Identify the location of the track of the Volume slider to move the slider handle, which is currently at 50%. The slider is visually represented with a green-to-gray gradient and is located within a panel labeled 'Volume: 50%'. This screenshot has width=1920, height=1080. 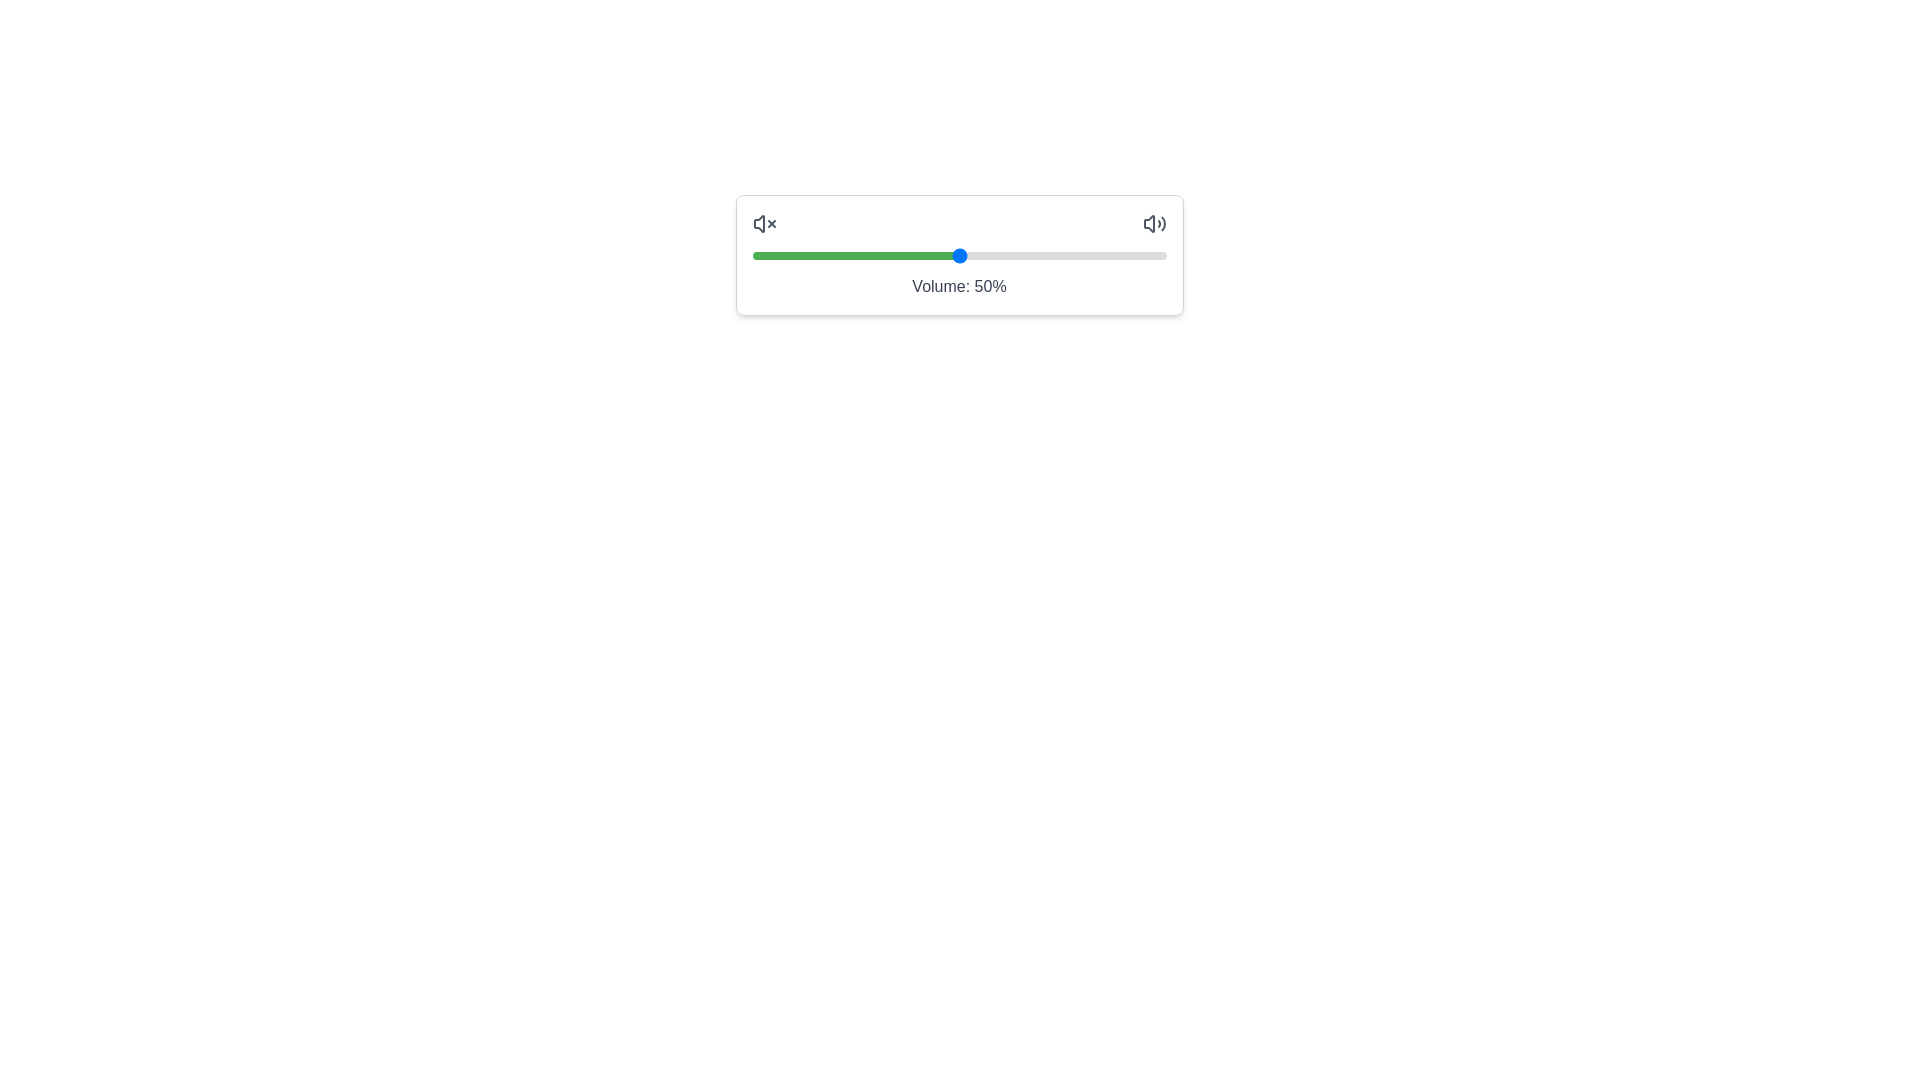
(958, 254).